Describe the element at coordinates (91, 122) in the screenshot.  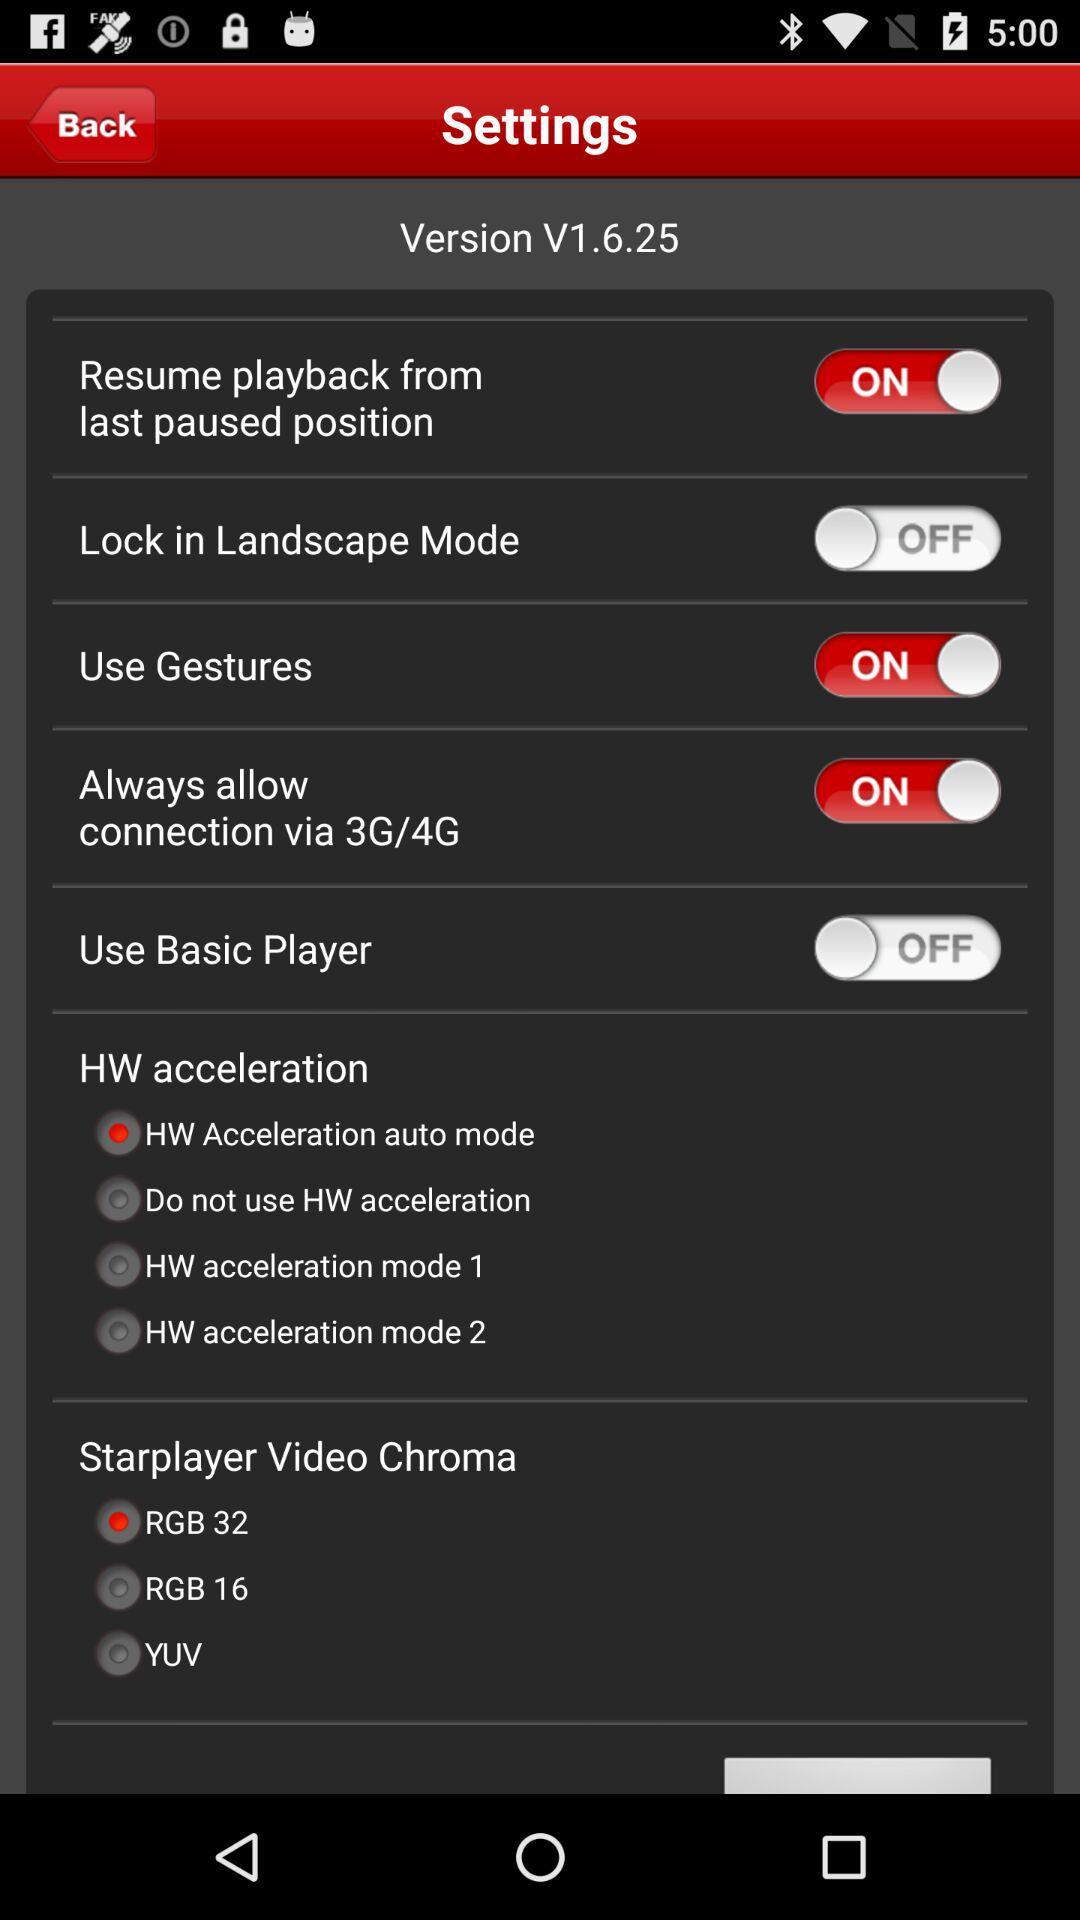
I see `previous page` at that location.